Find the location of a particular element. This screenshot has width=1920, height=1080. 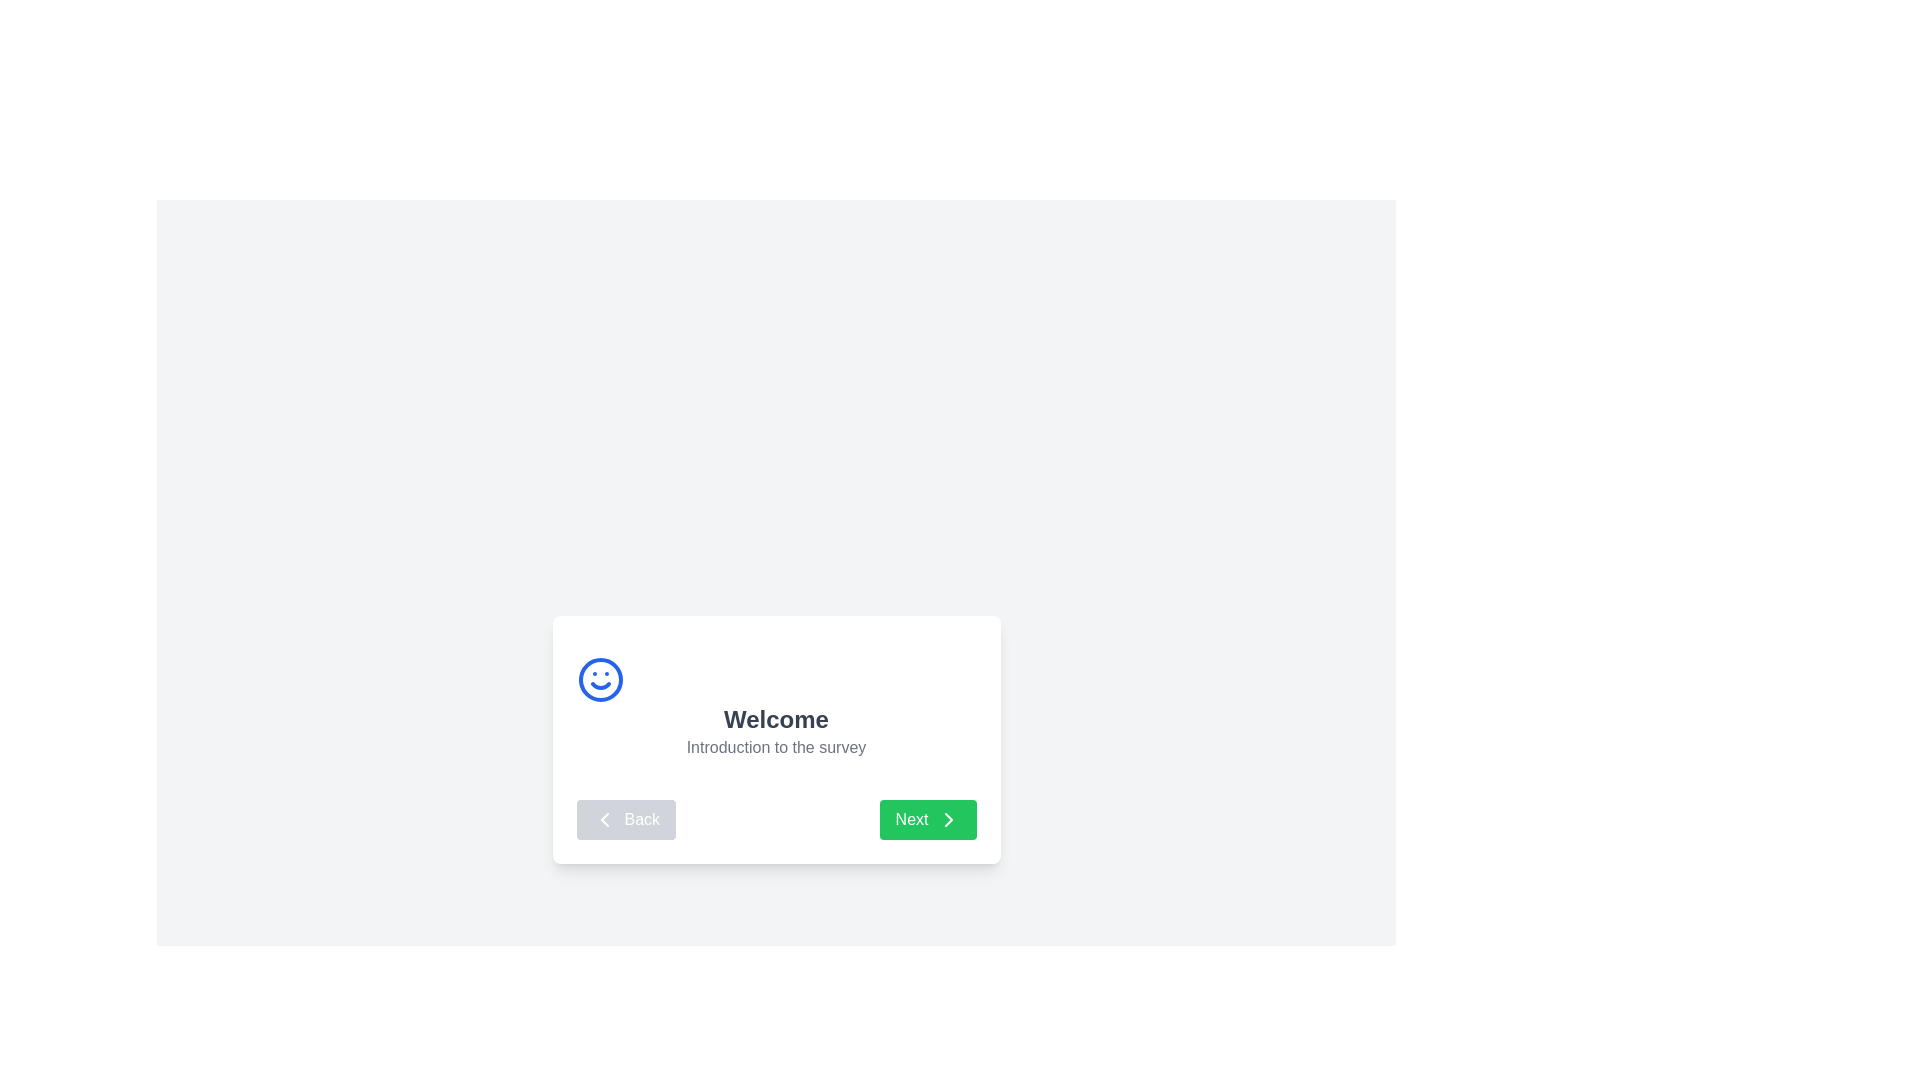

the blue circular element at the center of the smiling face icon, which is the largest part of the face structure is located at coordinates (599, 678).